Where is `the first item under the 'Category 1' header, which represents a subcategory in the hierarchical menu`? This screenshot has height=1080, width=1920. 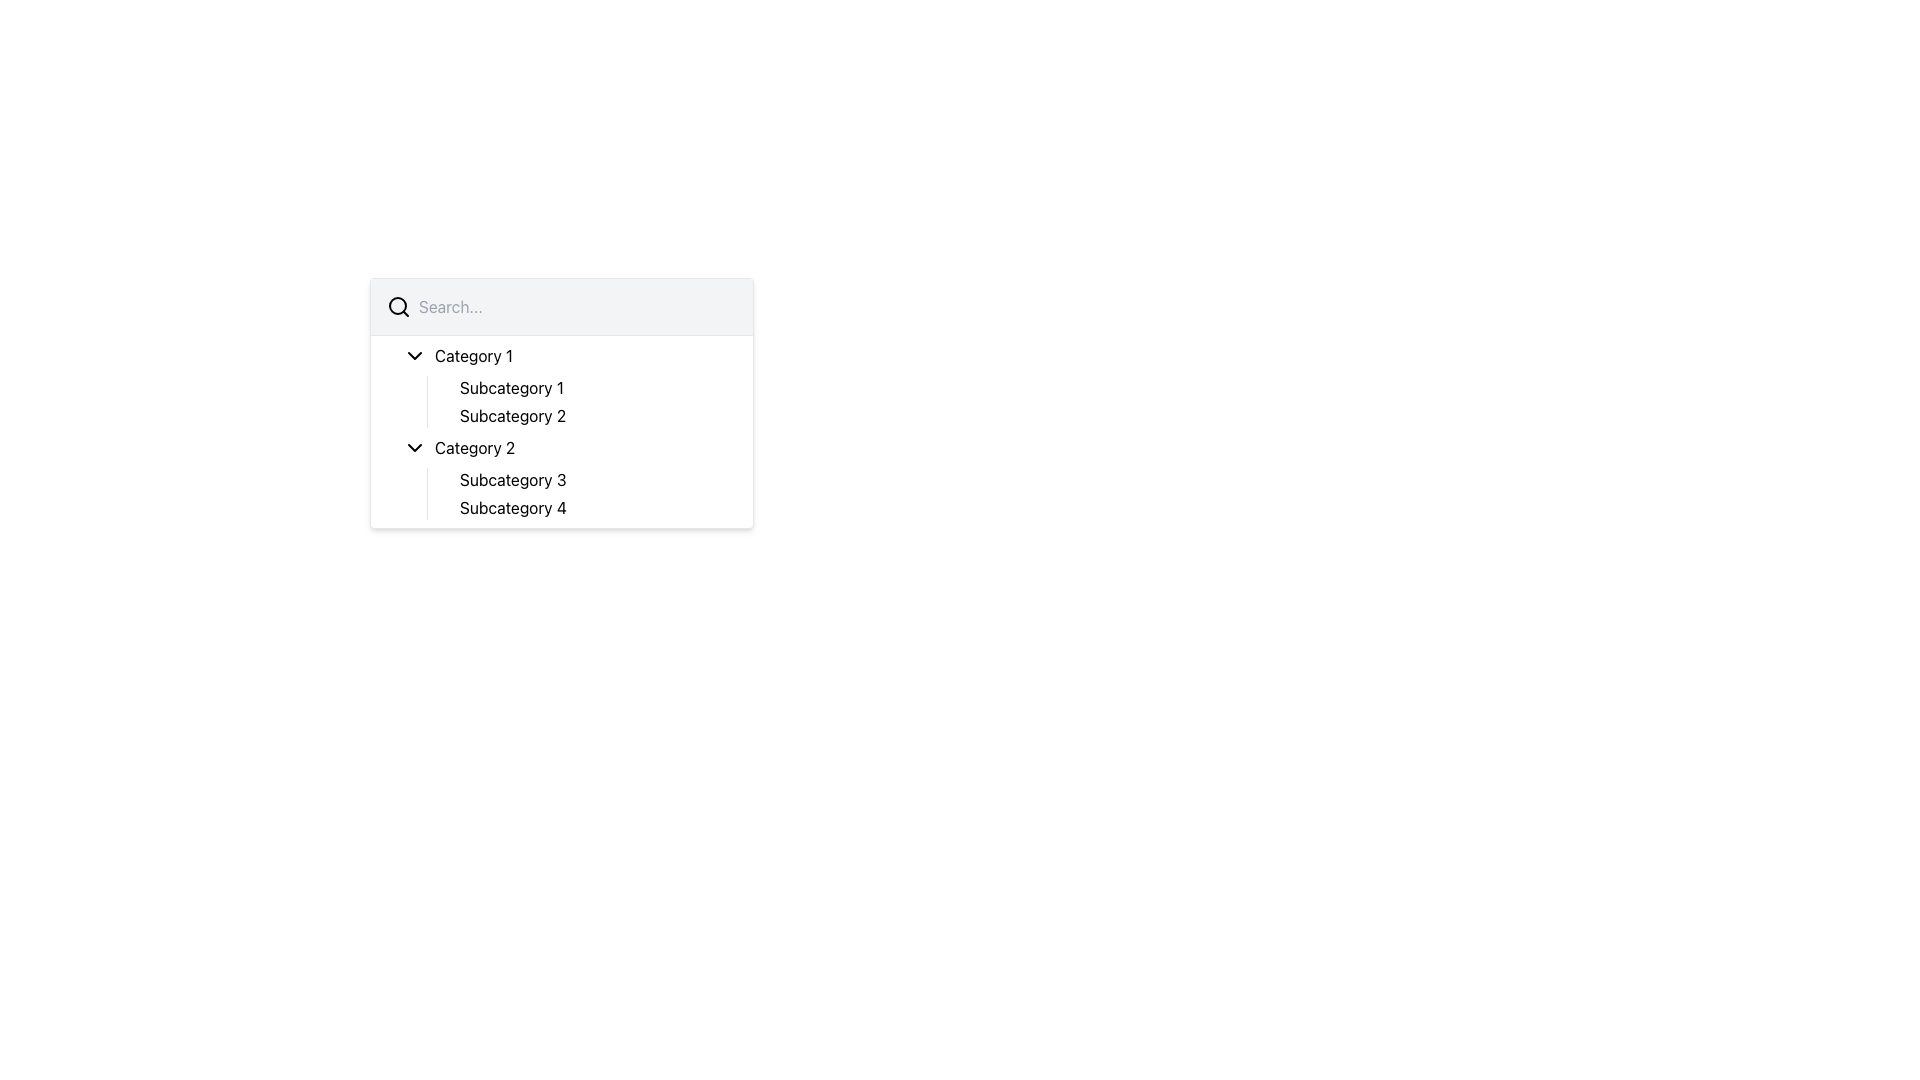
the first item under the 'Category 1' header, which represents a subcategory in the hierarchical menu is located at coordinates (511, 388).